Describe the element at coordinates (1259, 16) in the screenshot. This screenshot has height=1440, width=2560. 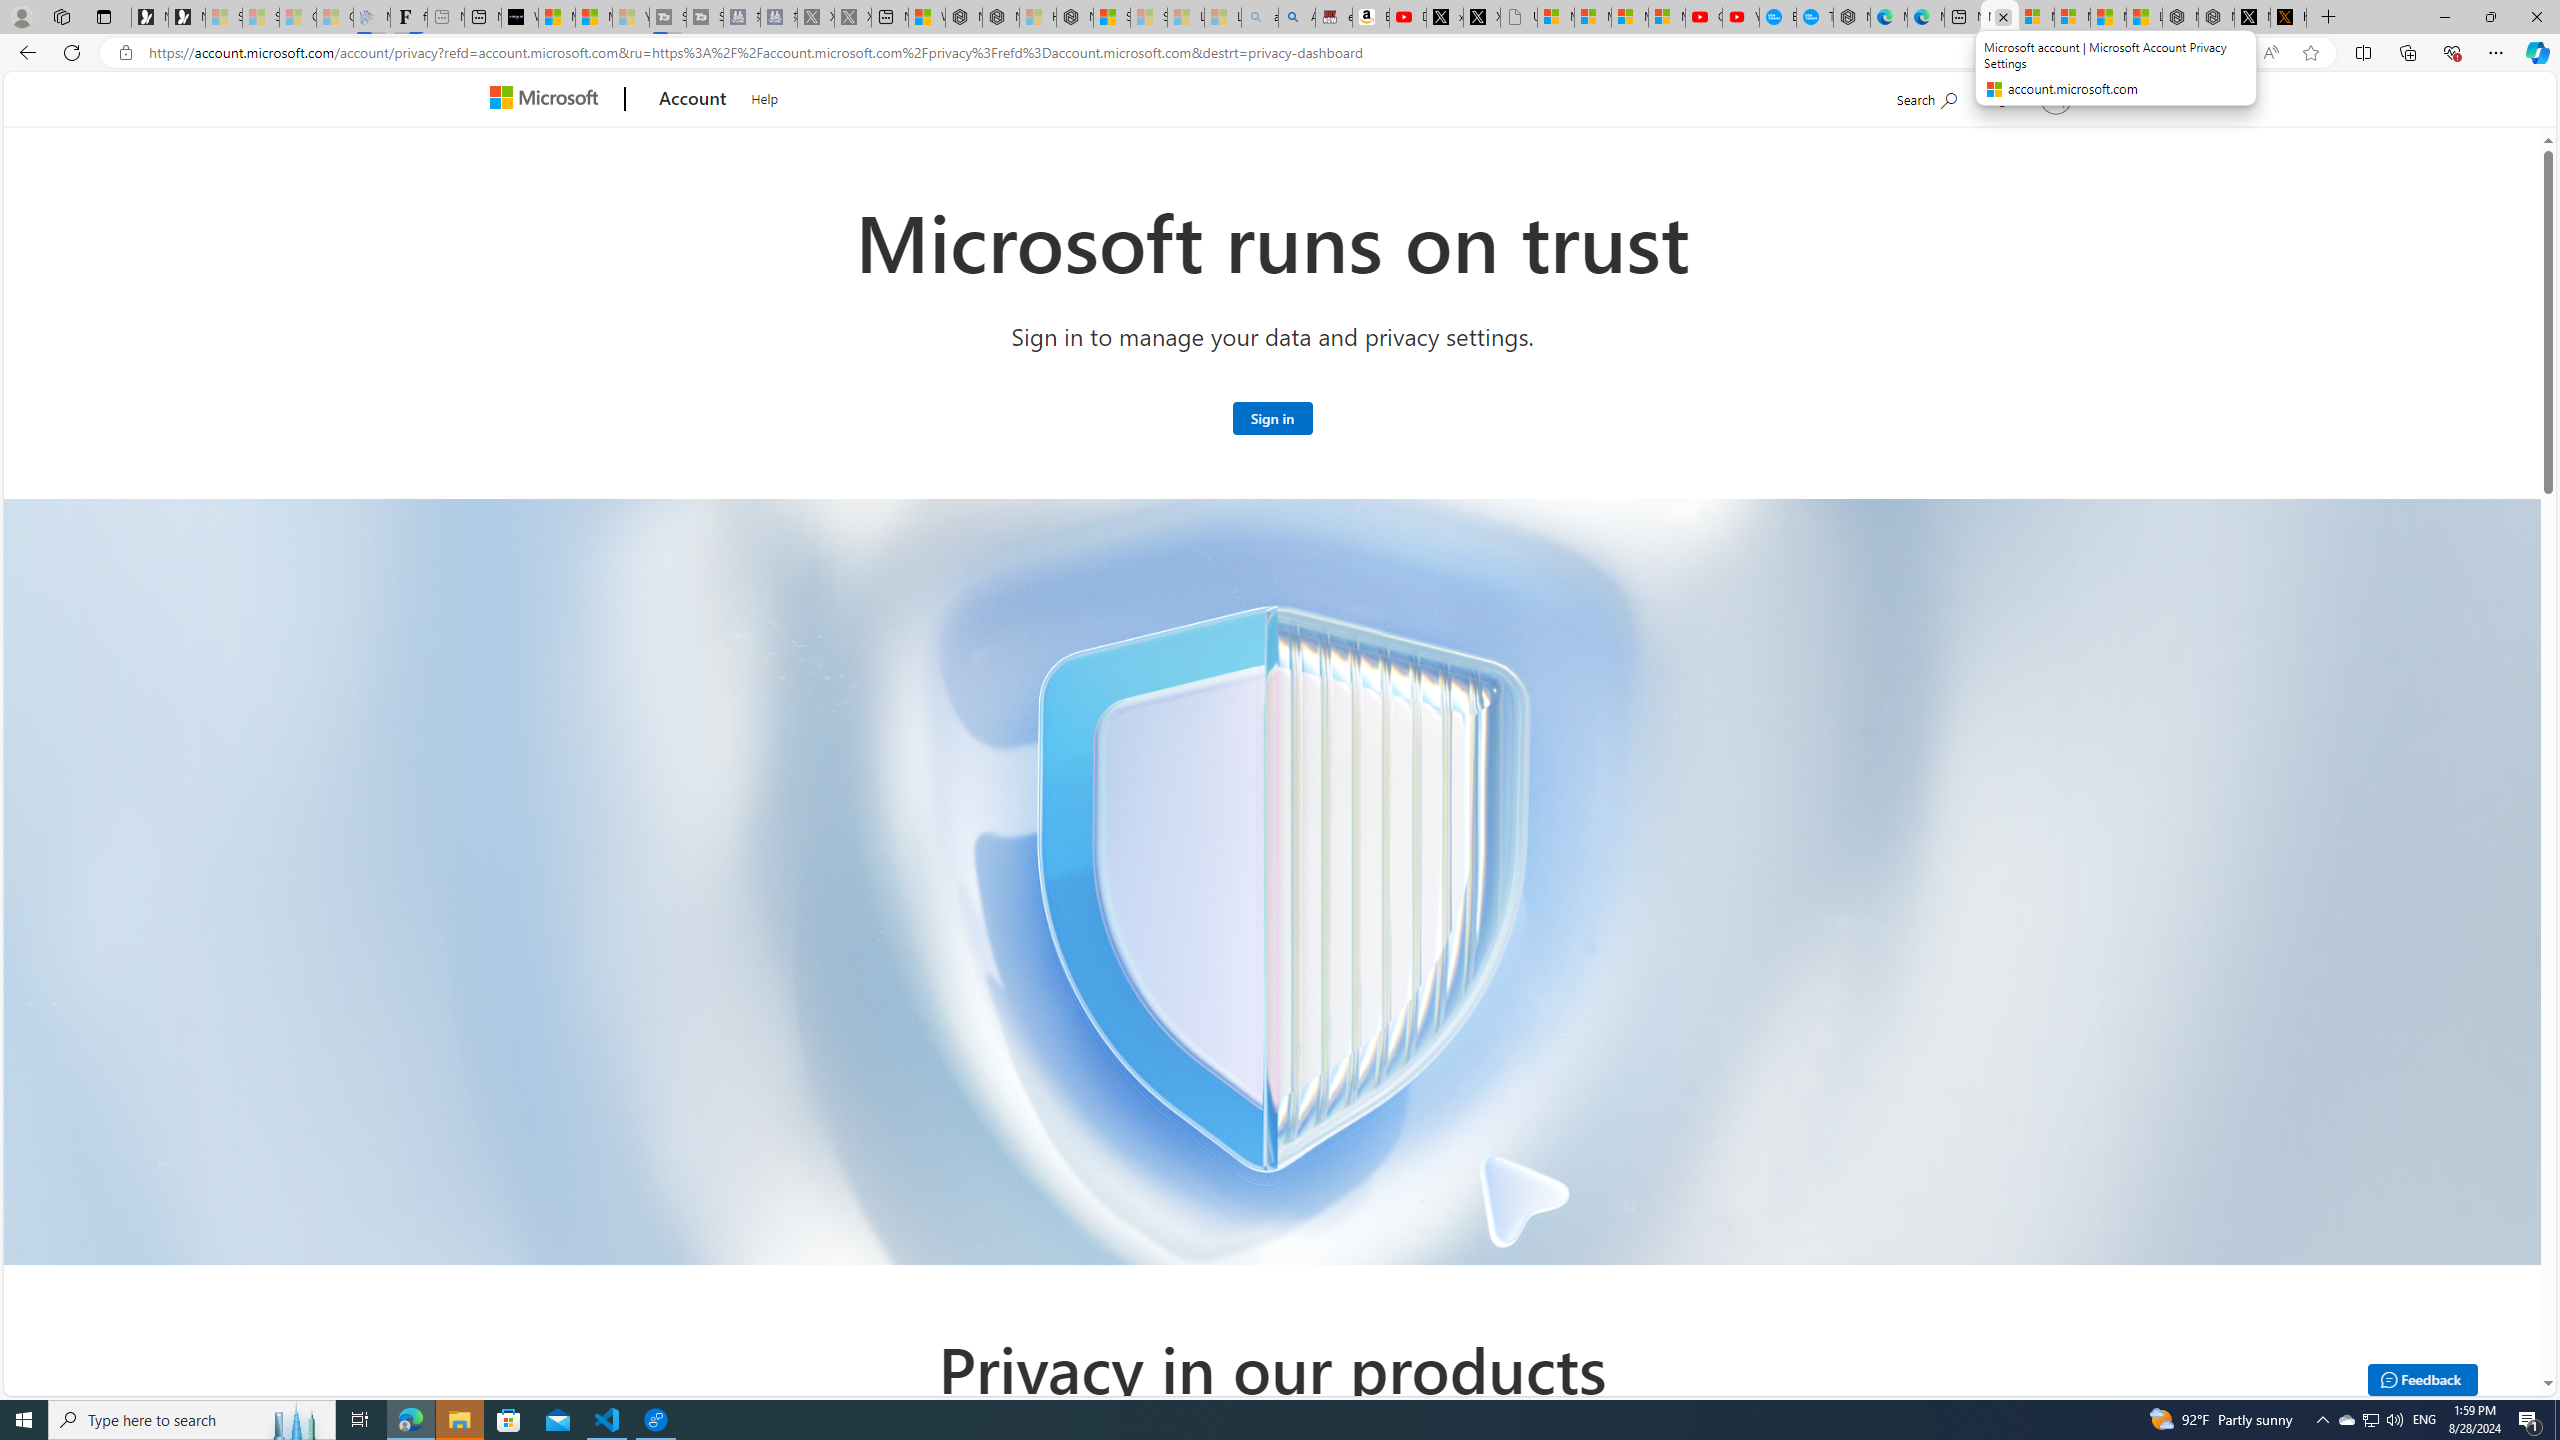
I see `'amazon - Search - Sleeping'` at that location.